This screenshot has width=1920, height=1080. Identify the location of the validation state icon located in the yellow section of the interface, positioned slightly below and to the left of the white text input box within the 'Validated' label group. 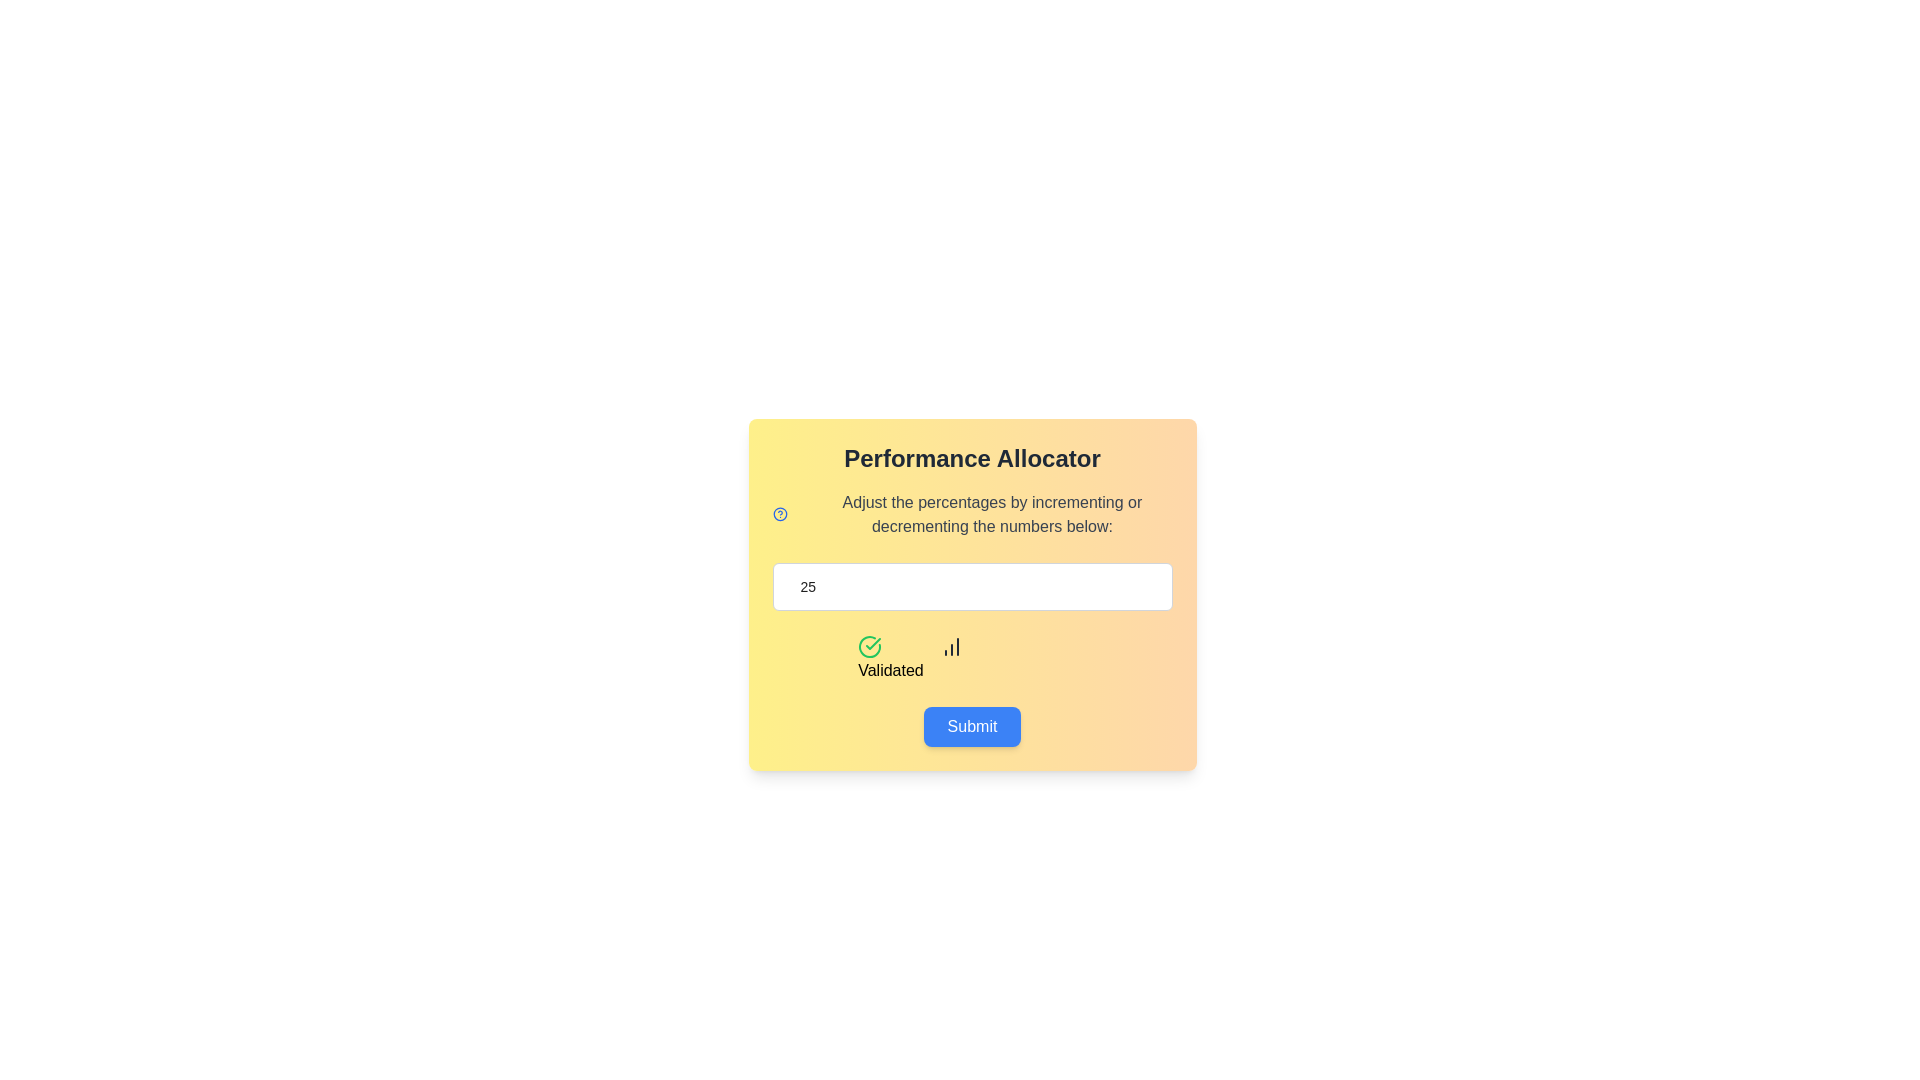
(870, 647).